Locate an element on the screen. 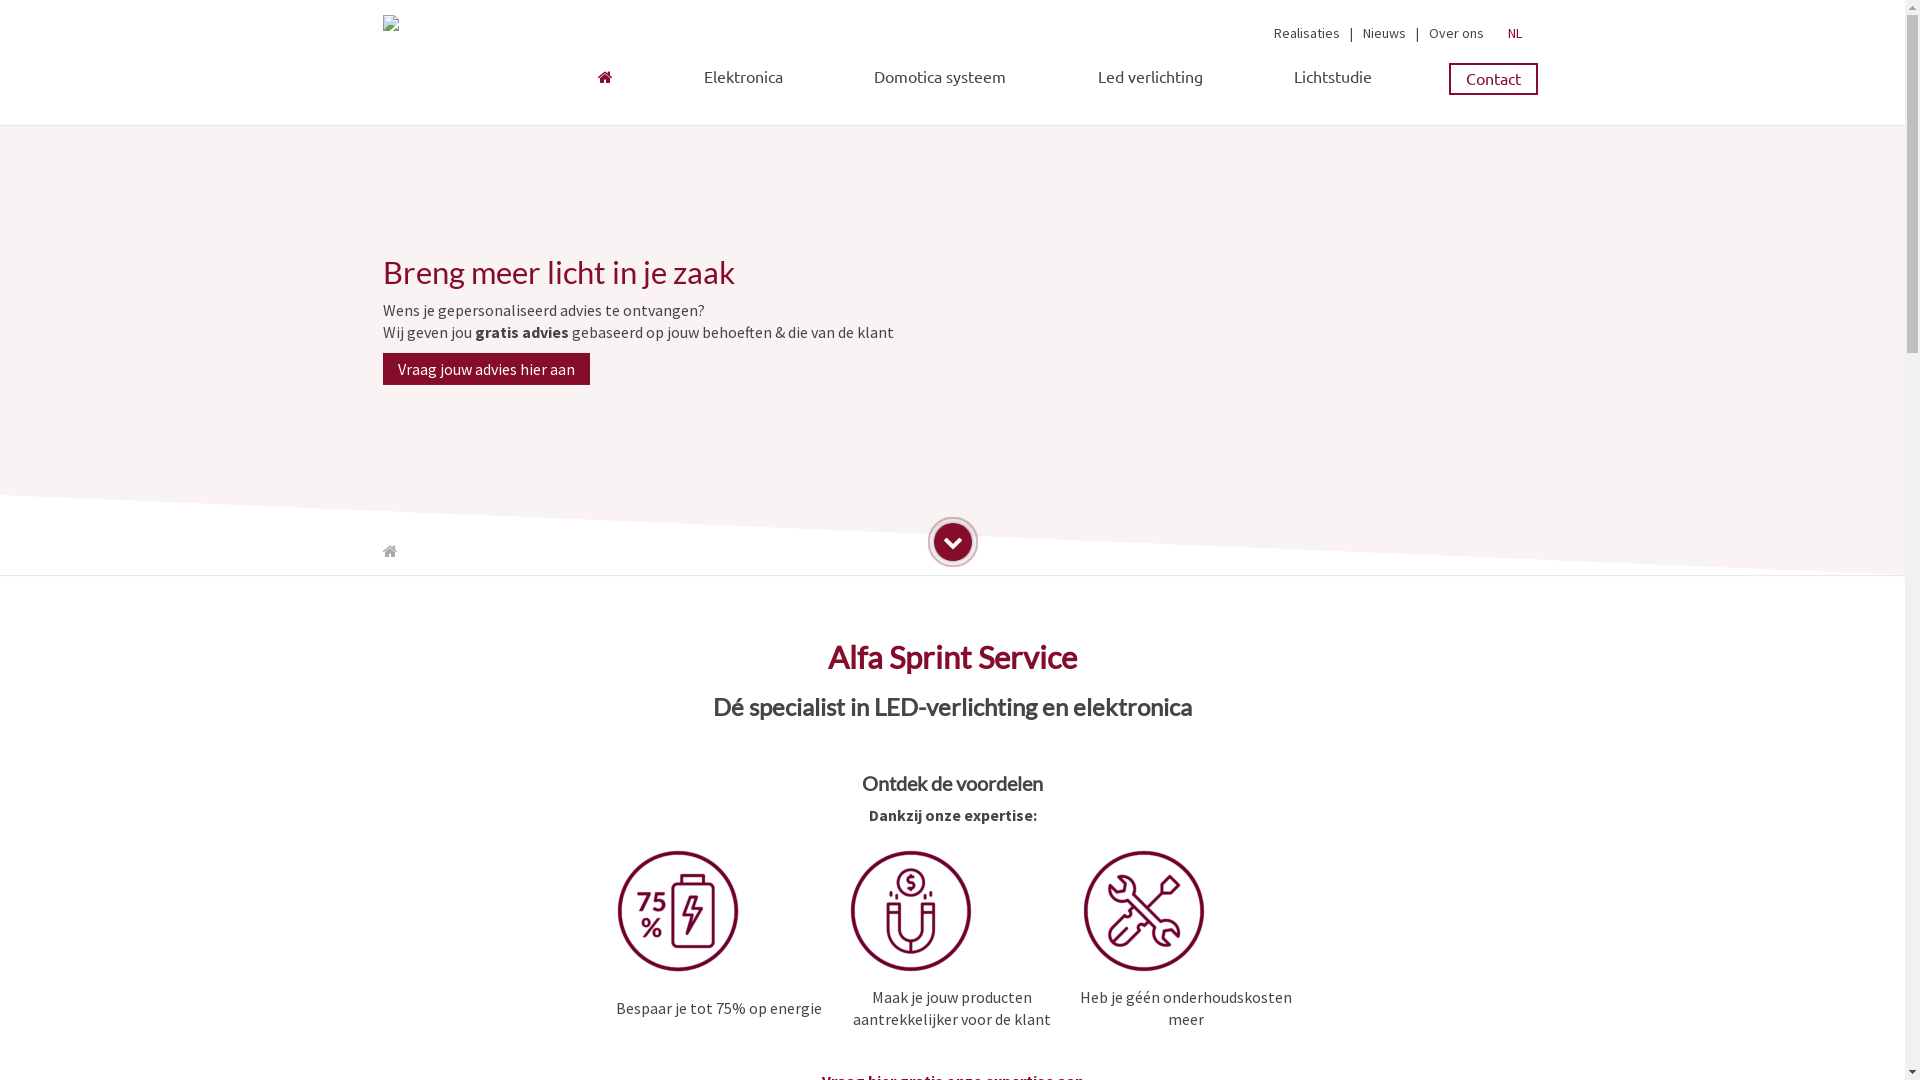 The width and height of the screenshot is (1920, 1080). 'Elektronica' is located at coordinates (742, 76).